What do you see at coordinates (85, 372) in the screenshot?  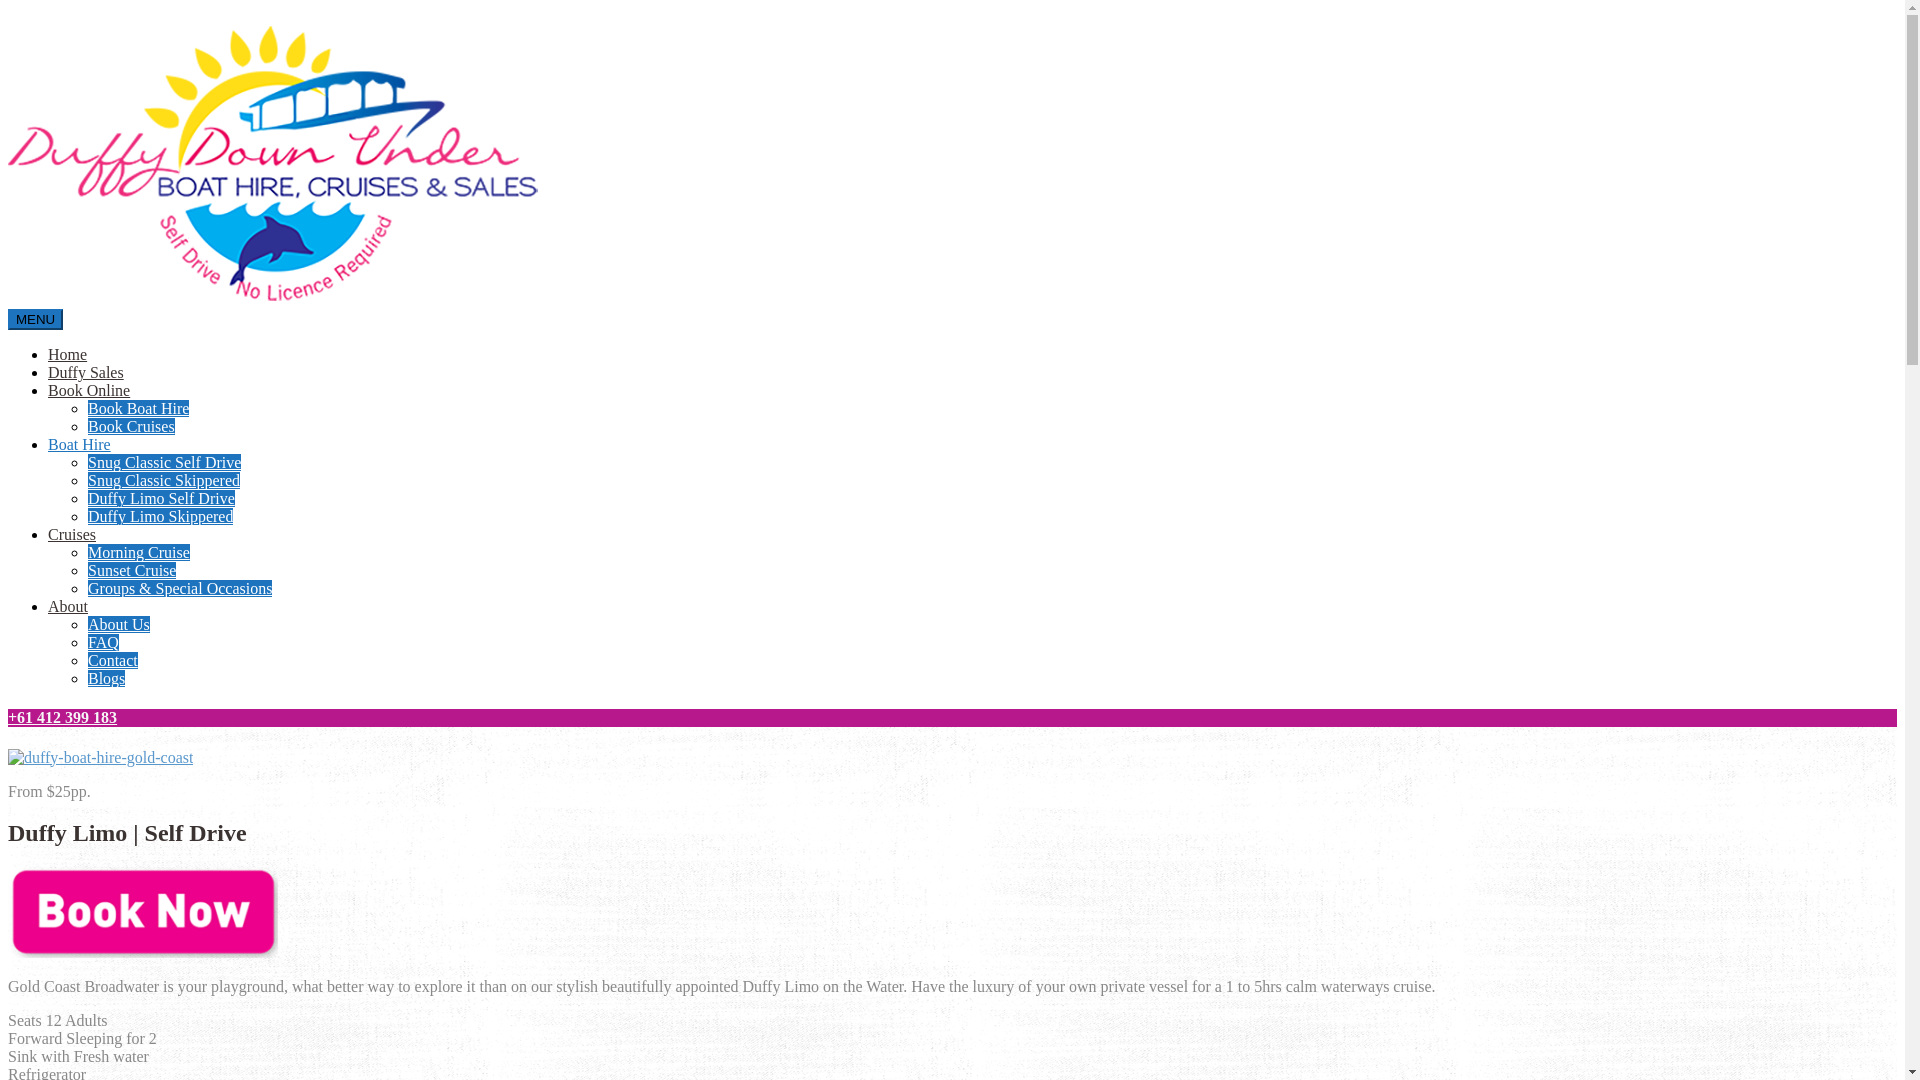 I see `'Duffy Sales'` at bounding box center [85, 372].